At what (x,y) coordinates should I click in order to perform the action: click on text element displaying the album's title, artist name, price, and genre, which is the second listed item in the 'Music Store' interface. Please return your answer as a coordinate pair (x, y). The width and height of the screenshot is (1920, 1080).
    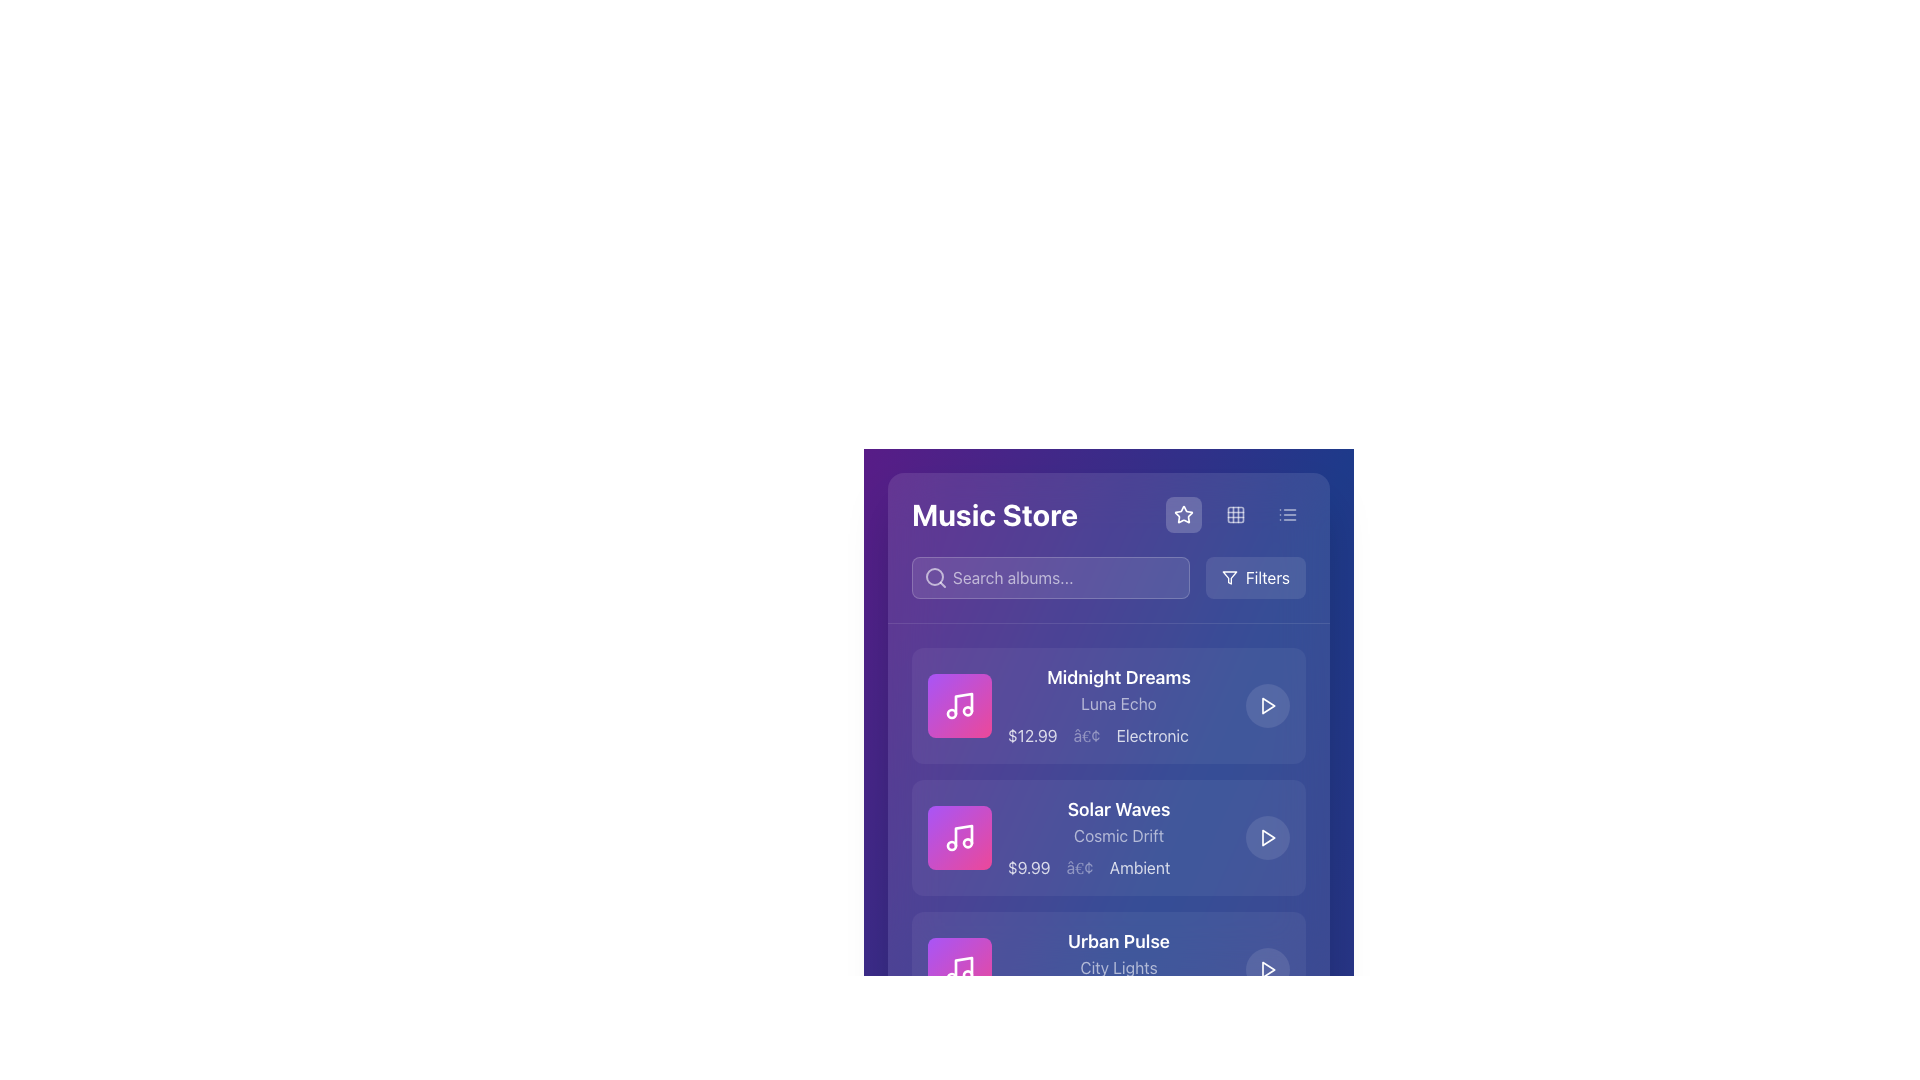
    Looking at the image, I should click on (1117, 837).